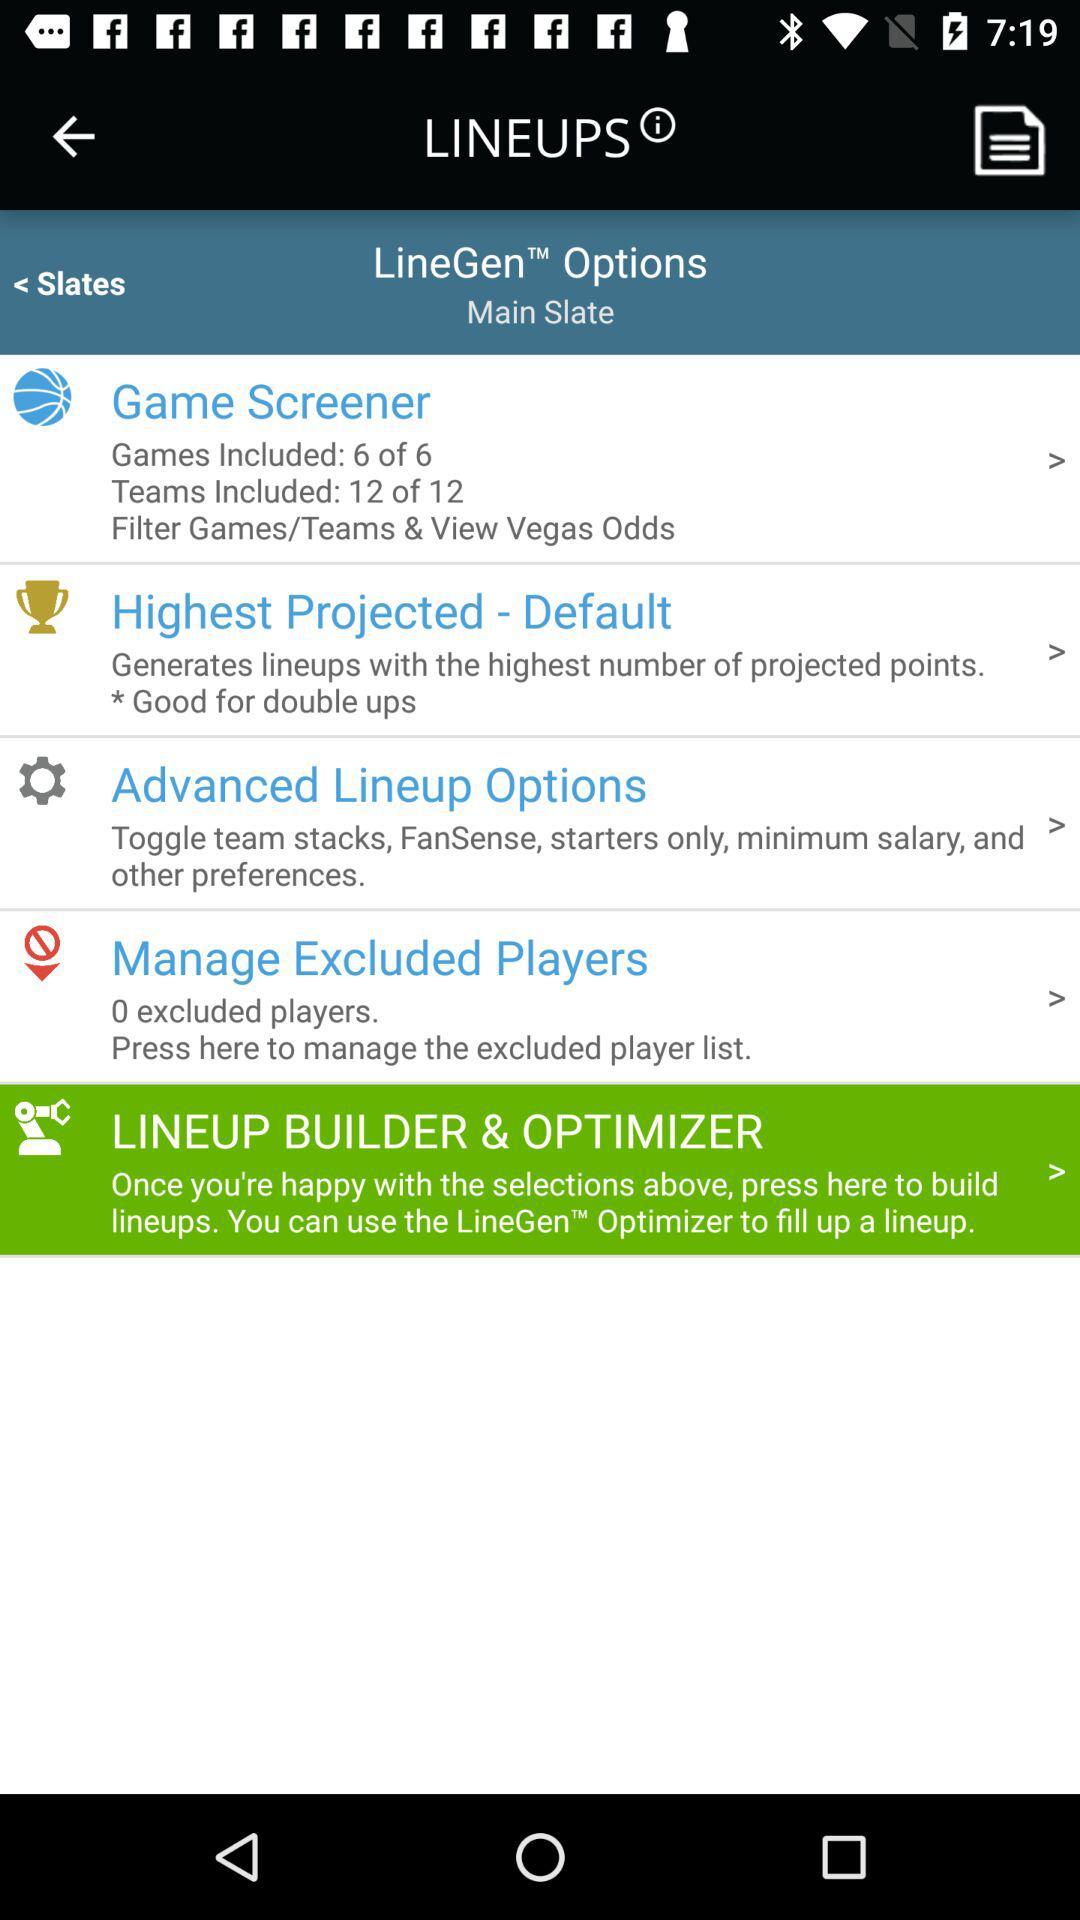  What do you see at coordinates (72, 135) in the screenshot?
I see `item next to the lineups` at bounding box center [72, 135].